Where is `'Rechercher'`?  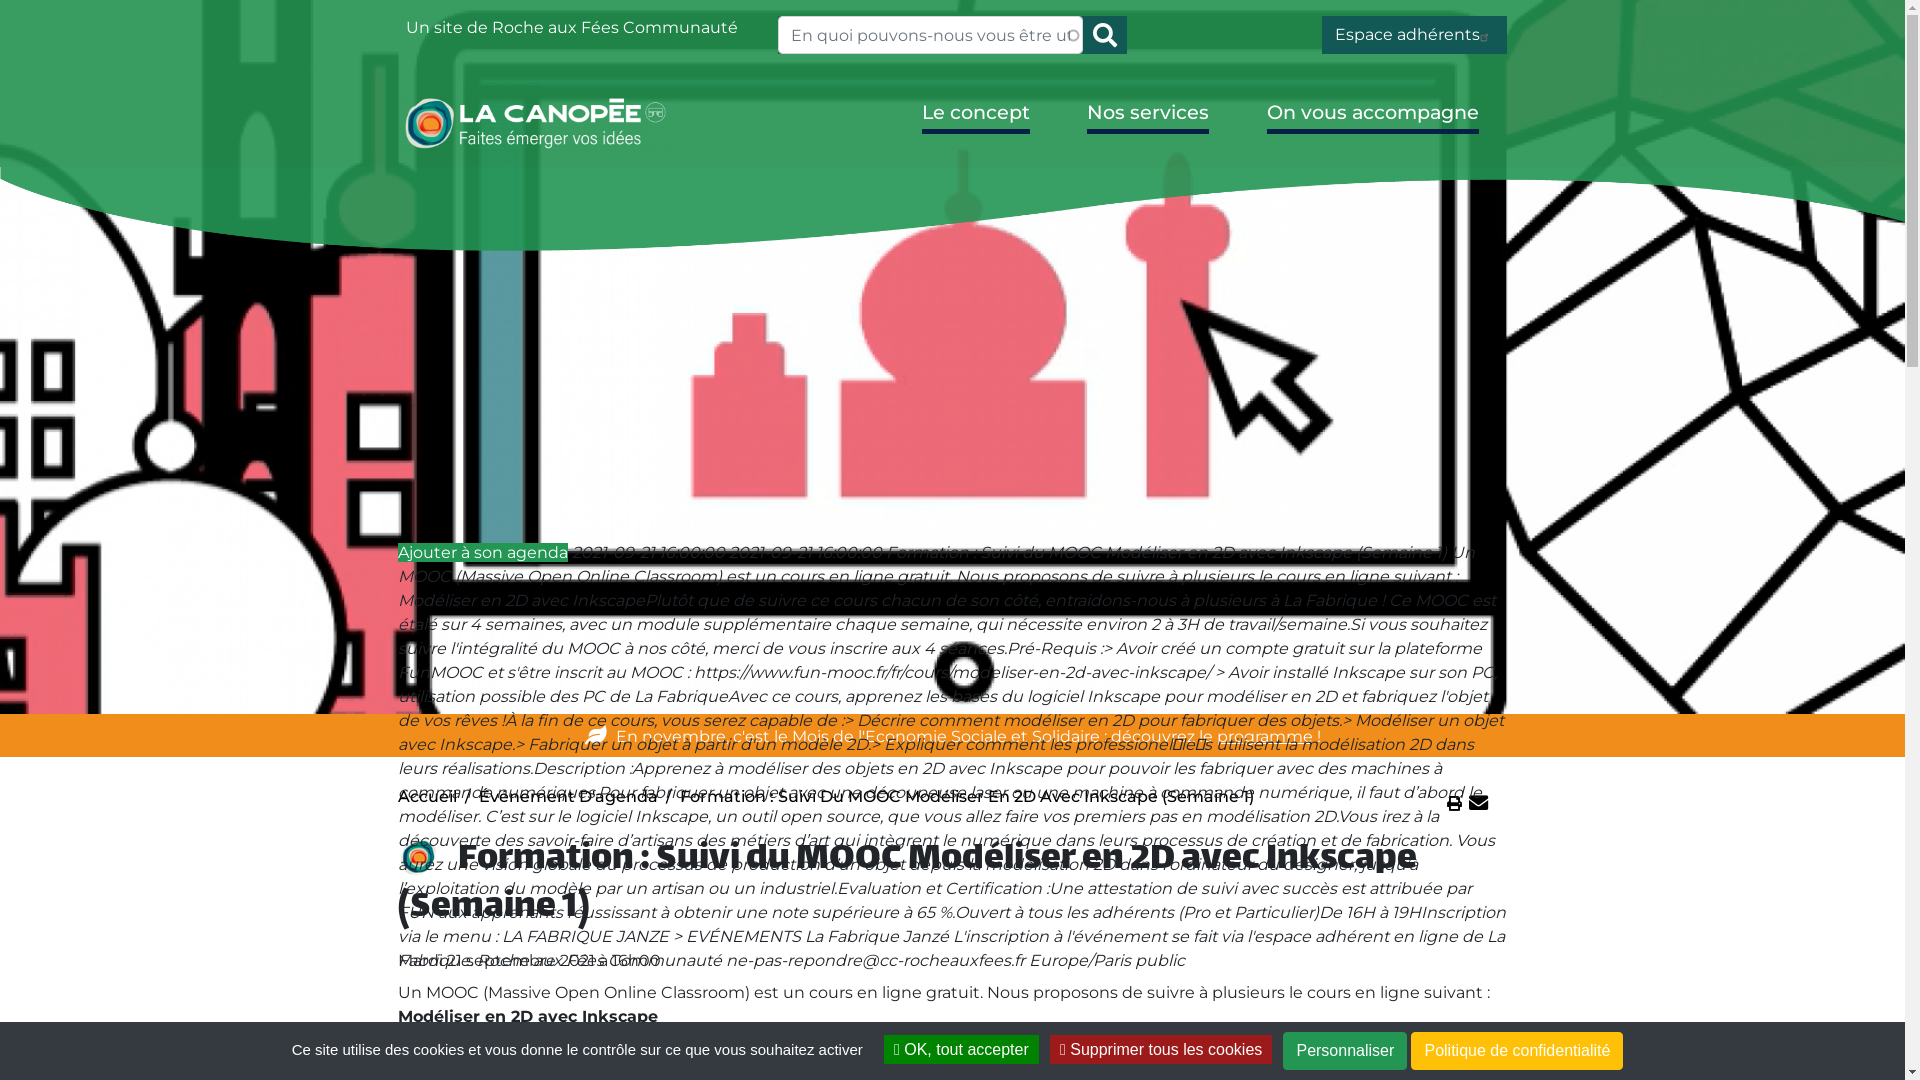 'Rechercher' is located at coordinates (1103, 34).